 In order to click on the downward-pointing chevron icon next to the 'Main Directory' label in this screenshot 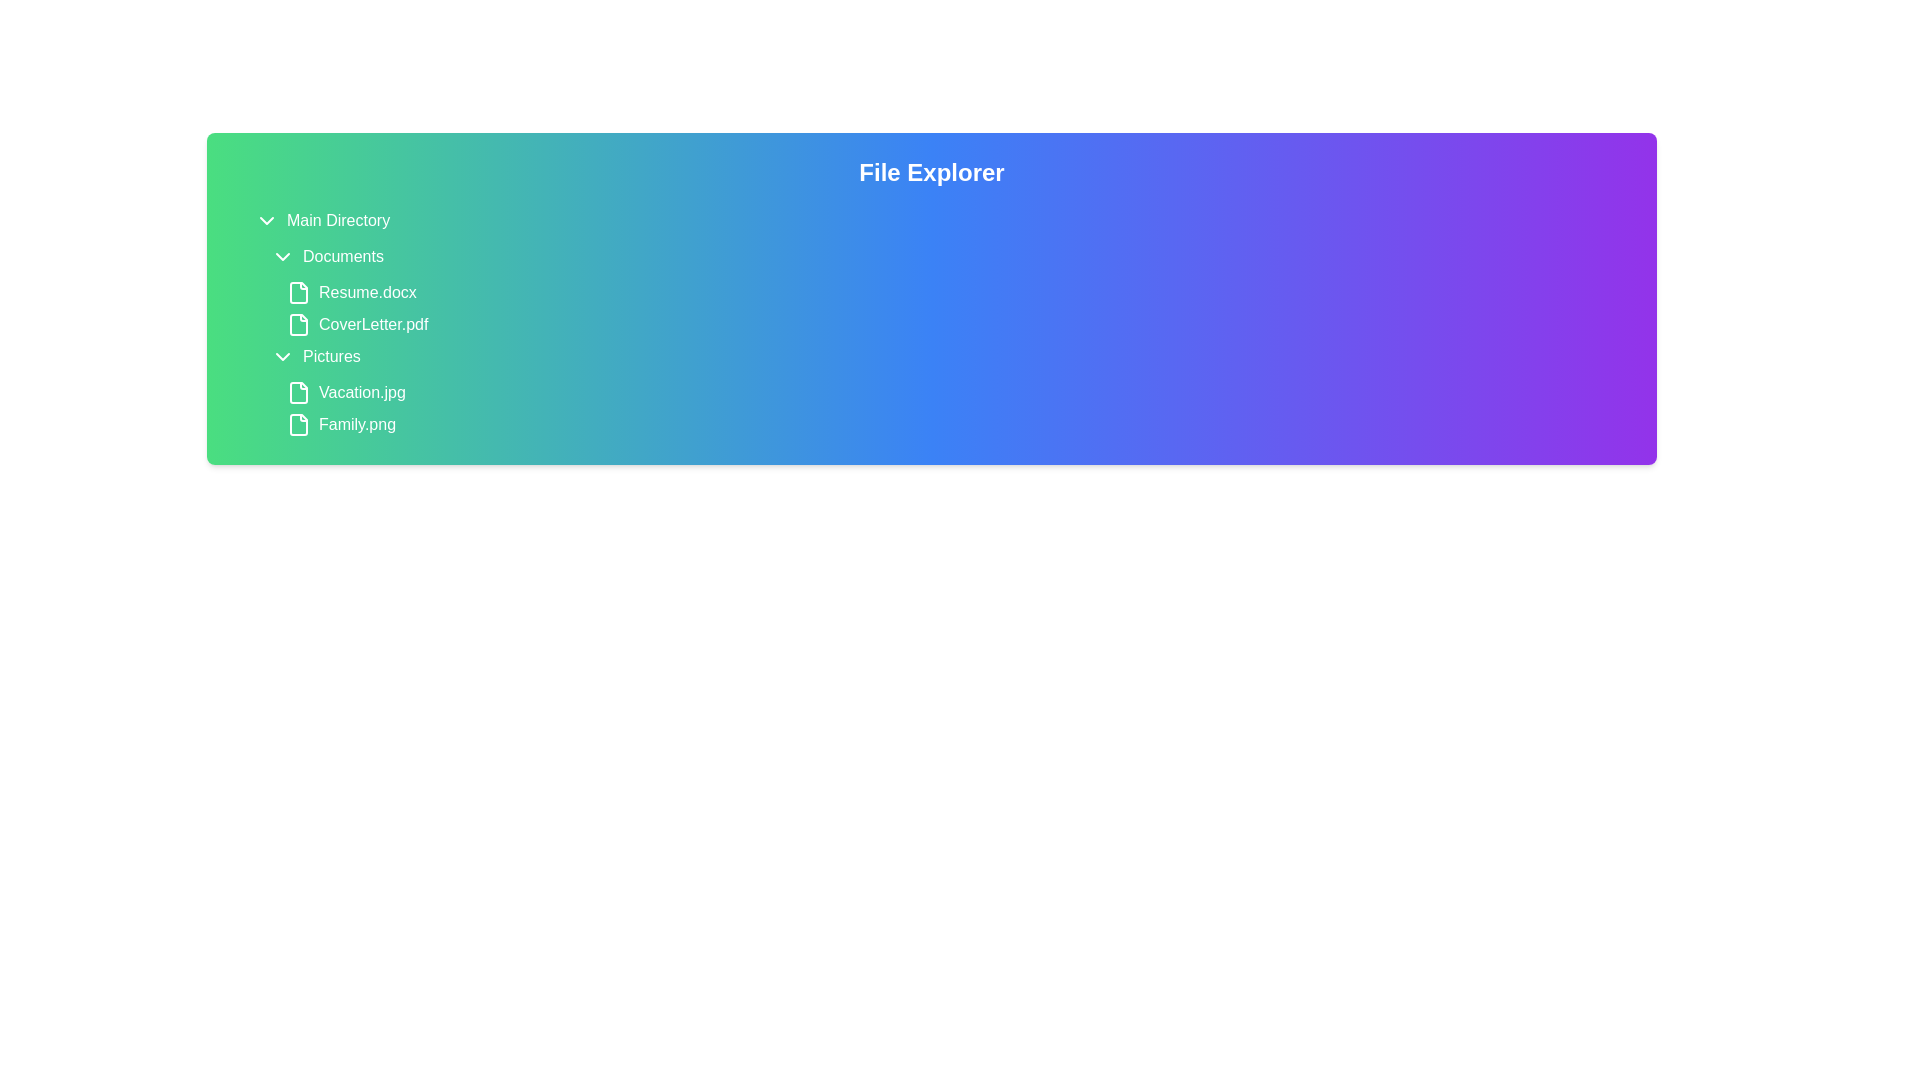, I will do `click(266, 220)`.